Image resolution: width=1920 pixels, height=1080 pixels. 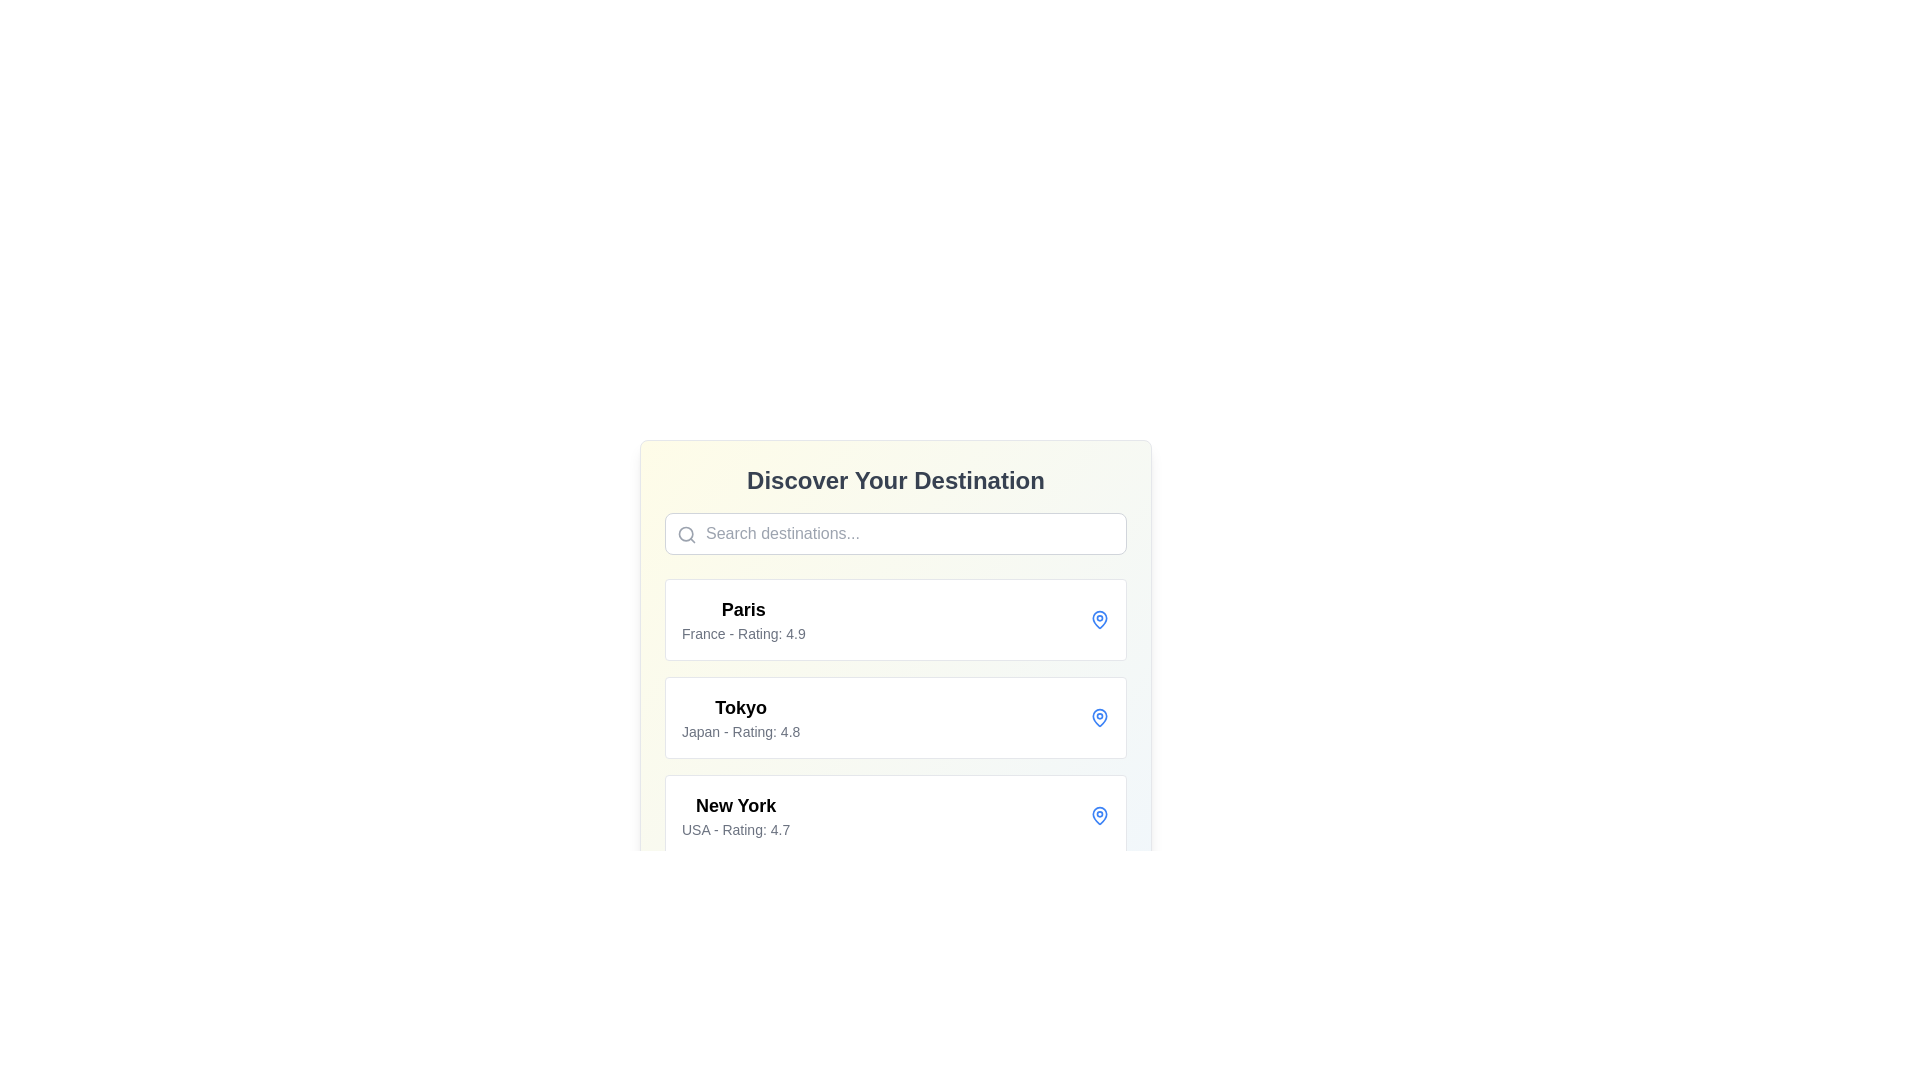 What do you see at coordinates (735, 805) in the screenshot?
I see `the main title text label located in the third box of the vertically stacked list of destinations underneath the search bar` at bounding box center [735, 805].